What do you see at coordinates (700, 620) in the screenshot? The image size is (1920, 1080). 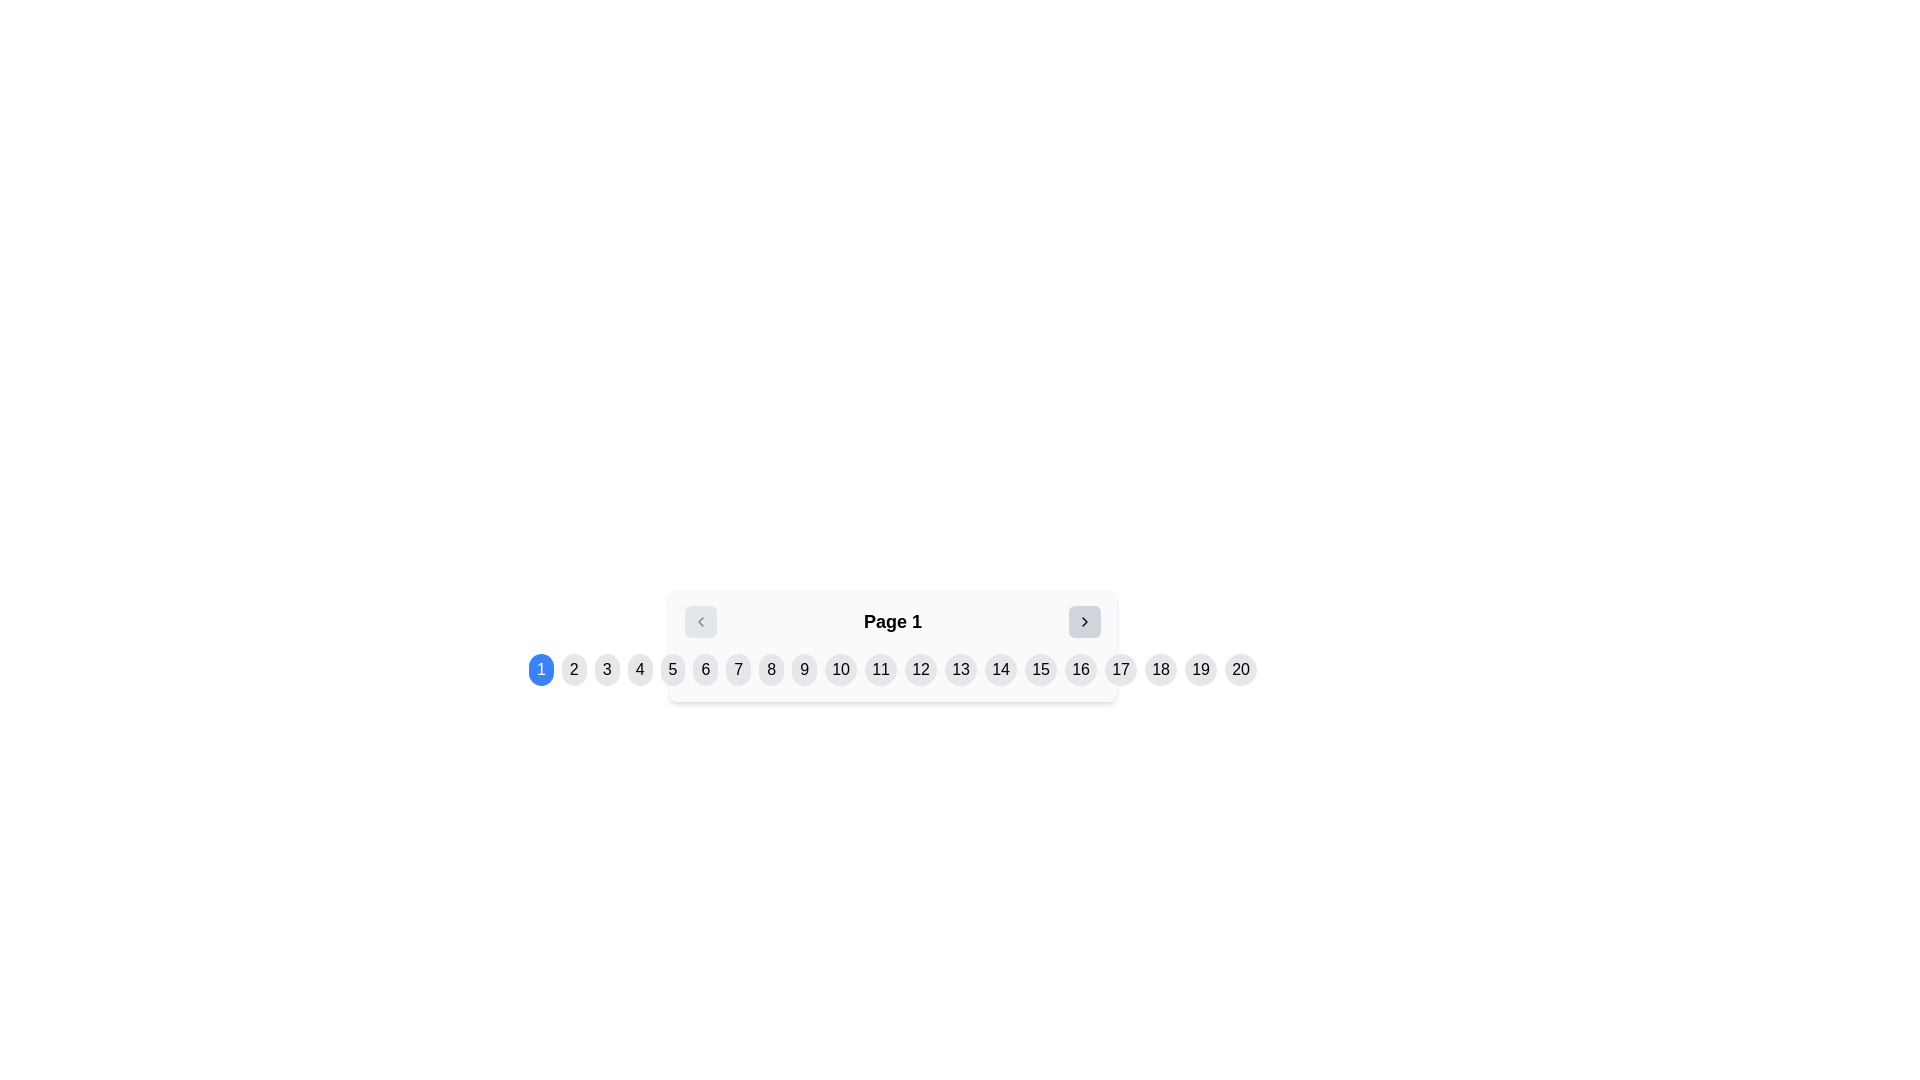 I see `the left-pointing chevron icon embedded in the circular button` at bounding box center [700, 620].